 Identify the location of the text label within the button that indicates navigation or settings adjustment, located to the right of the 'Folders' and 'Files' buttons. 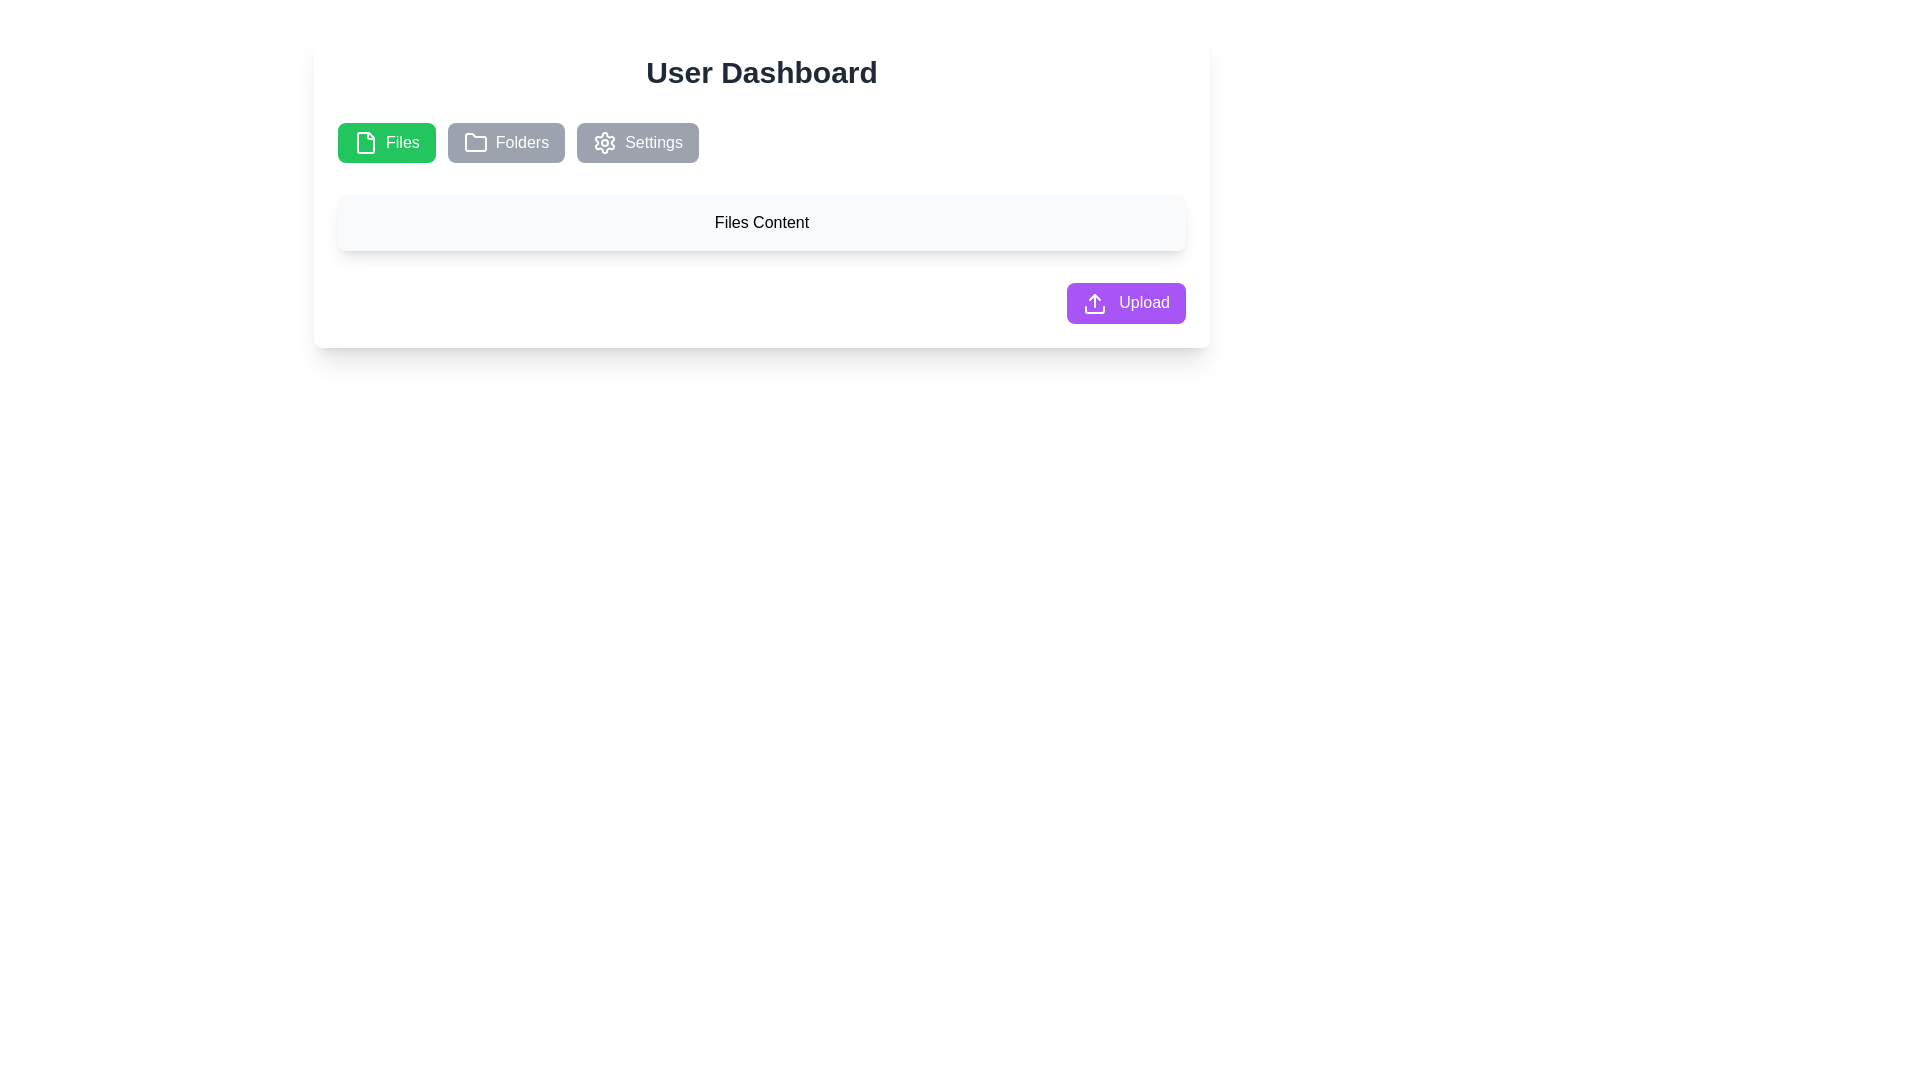
(654, 141).